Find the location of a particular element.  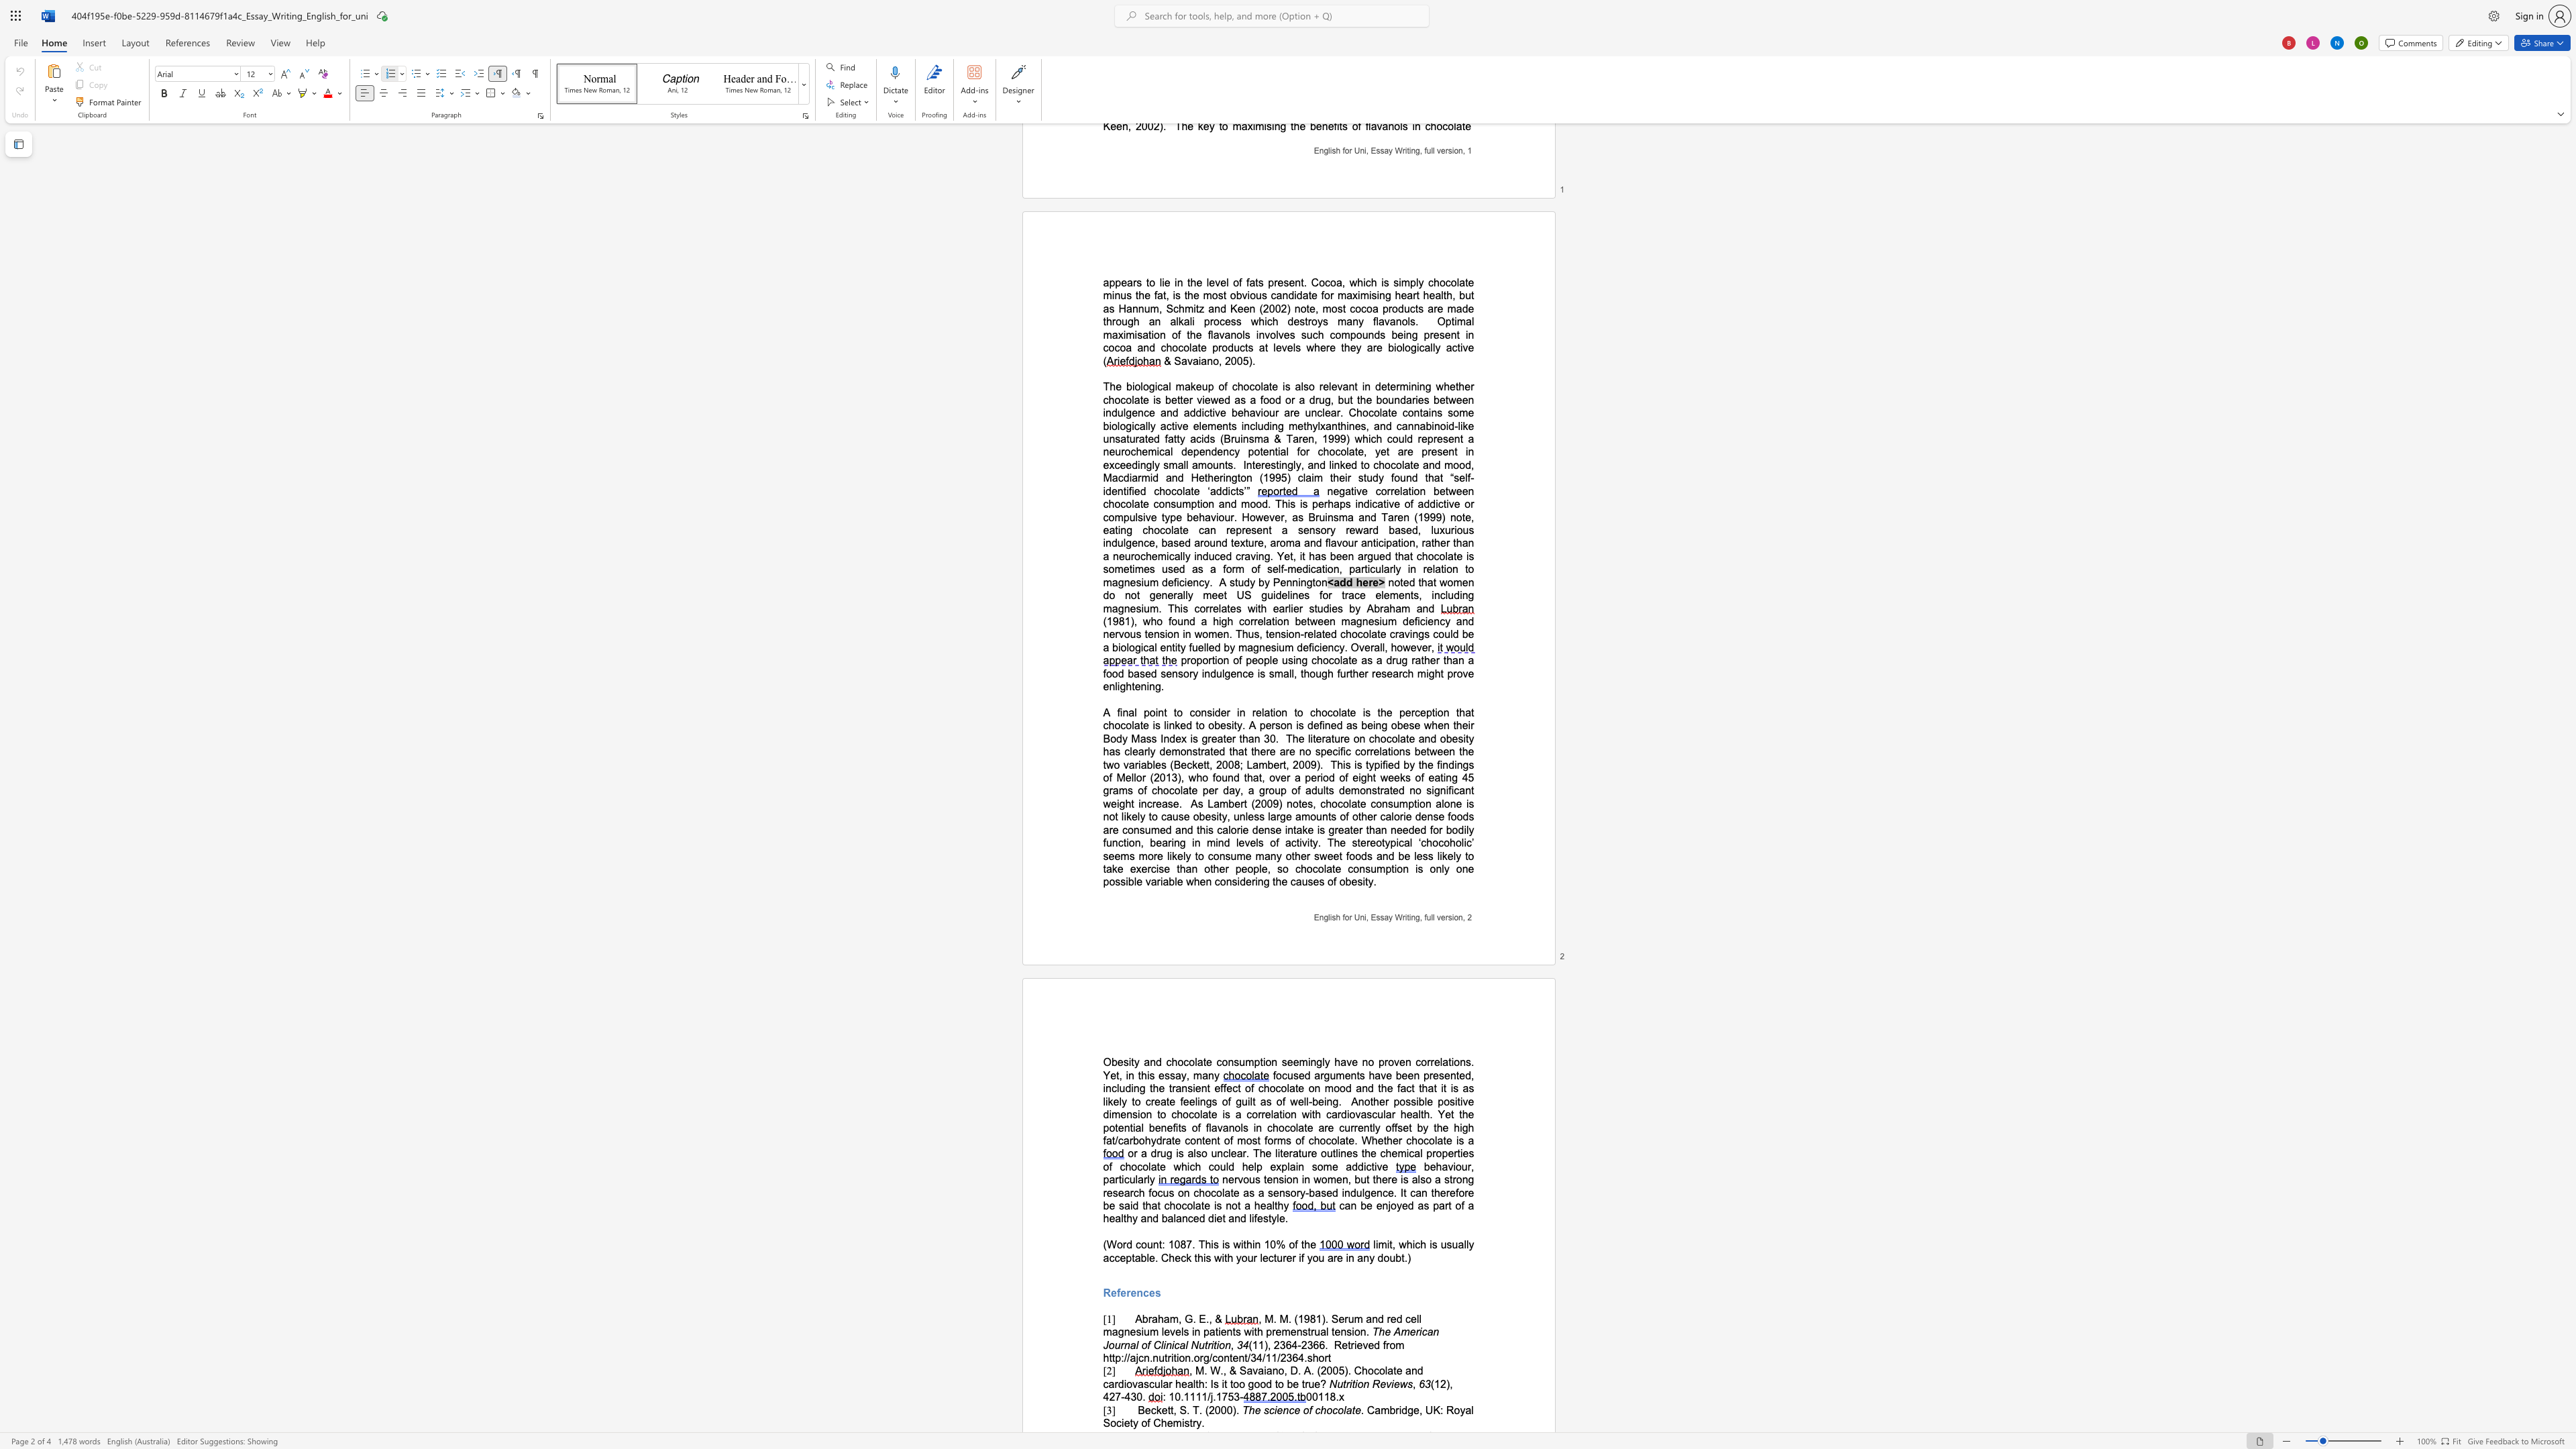

the 1th character "s" in the text is located at coordinates (1409, 1384).